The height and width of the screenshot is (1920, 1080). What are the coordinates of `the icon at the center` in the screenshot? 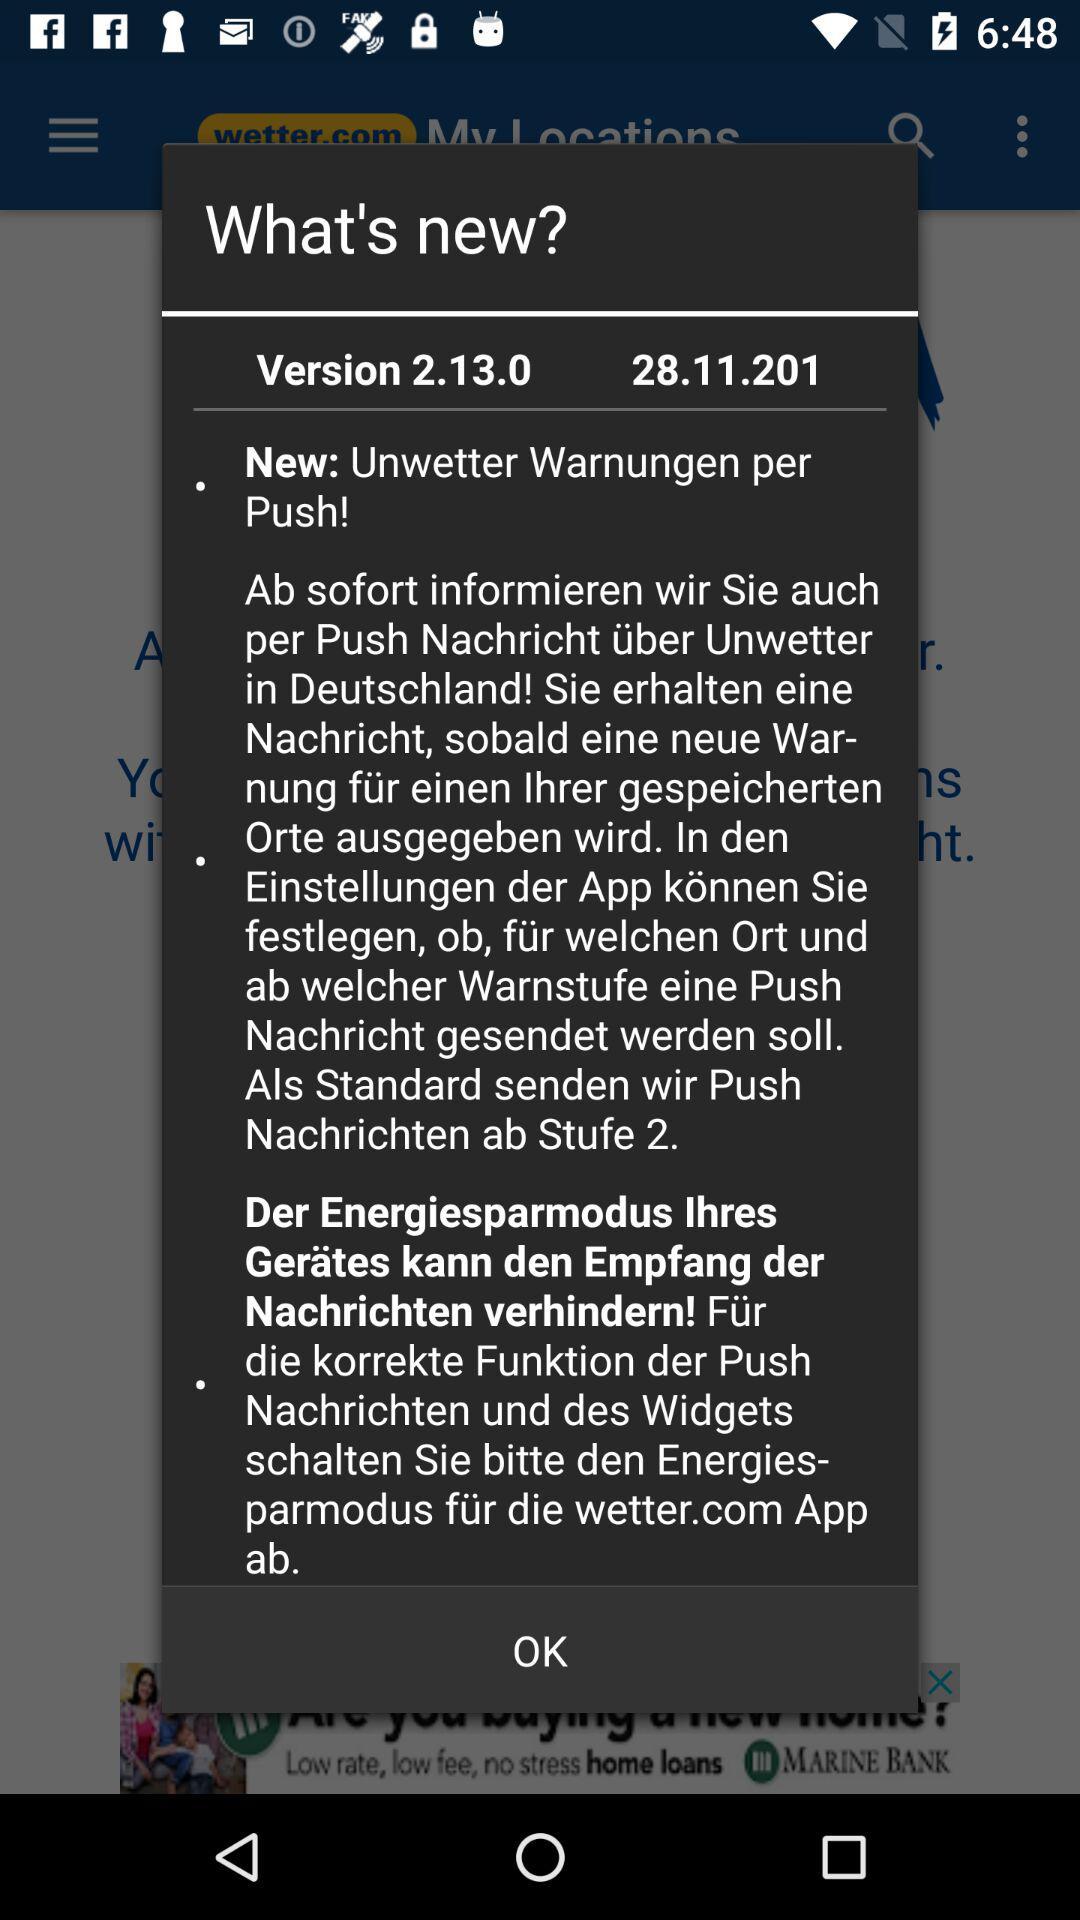 It's located at (574, 860).